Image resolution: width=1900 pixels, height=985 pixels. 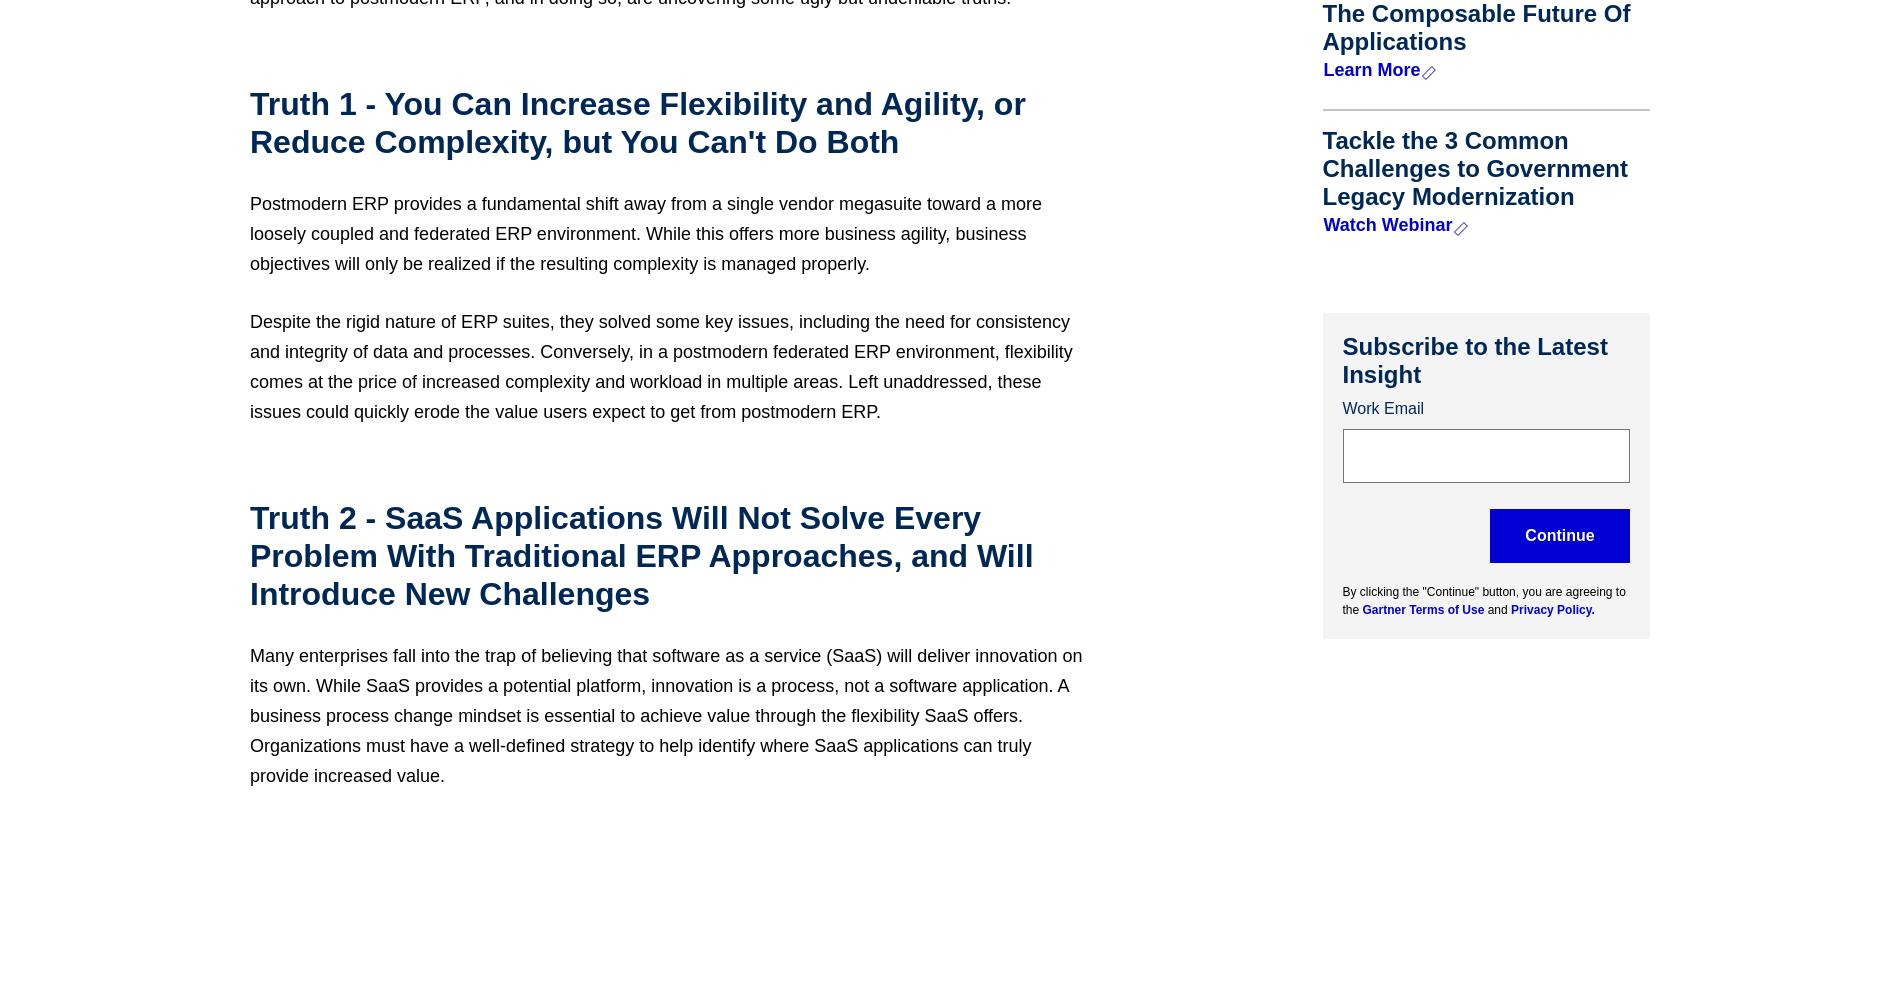 What do you see at coordinates (641, 556) in the screenshot?
I see `'Truth 2 - SaaS Applications Will Not Solve Every Problem With Traditional ERP Approaches, and Will Introduce New Challenges'` at bounding box center [641, 556].